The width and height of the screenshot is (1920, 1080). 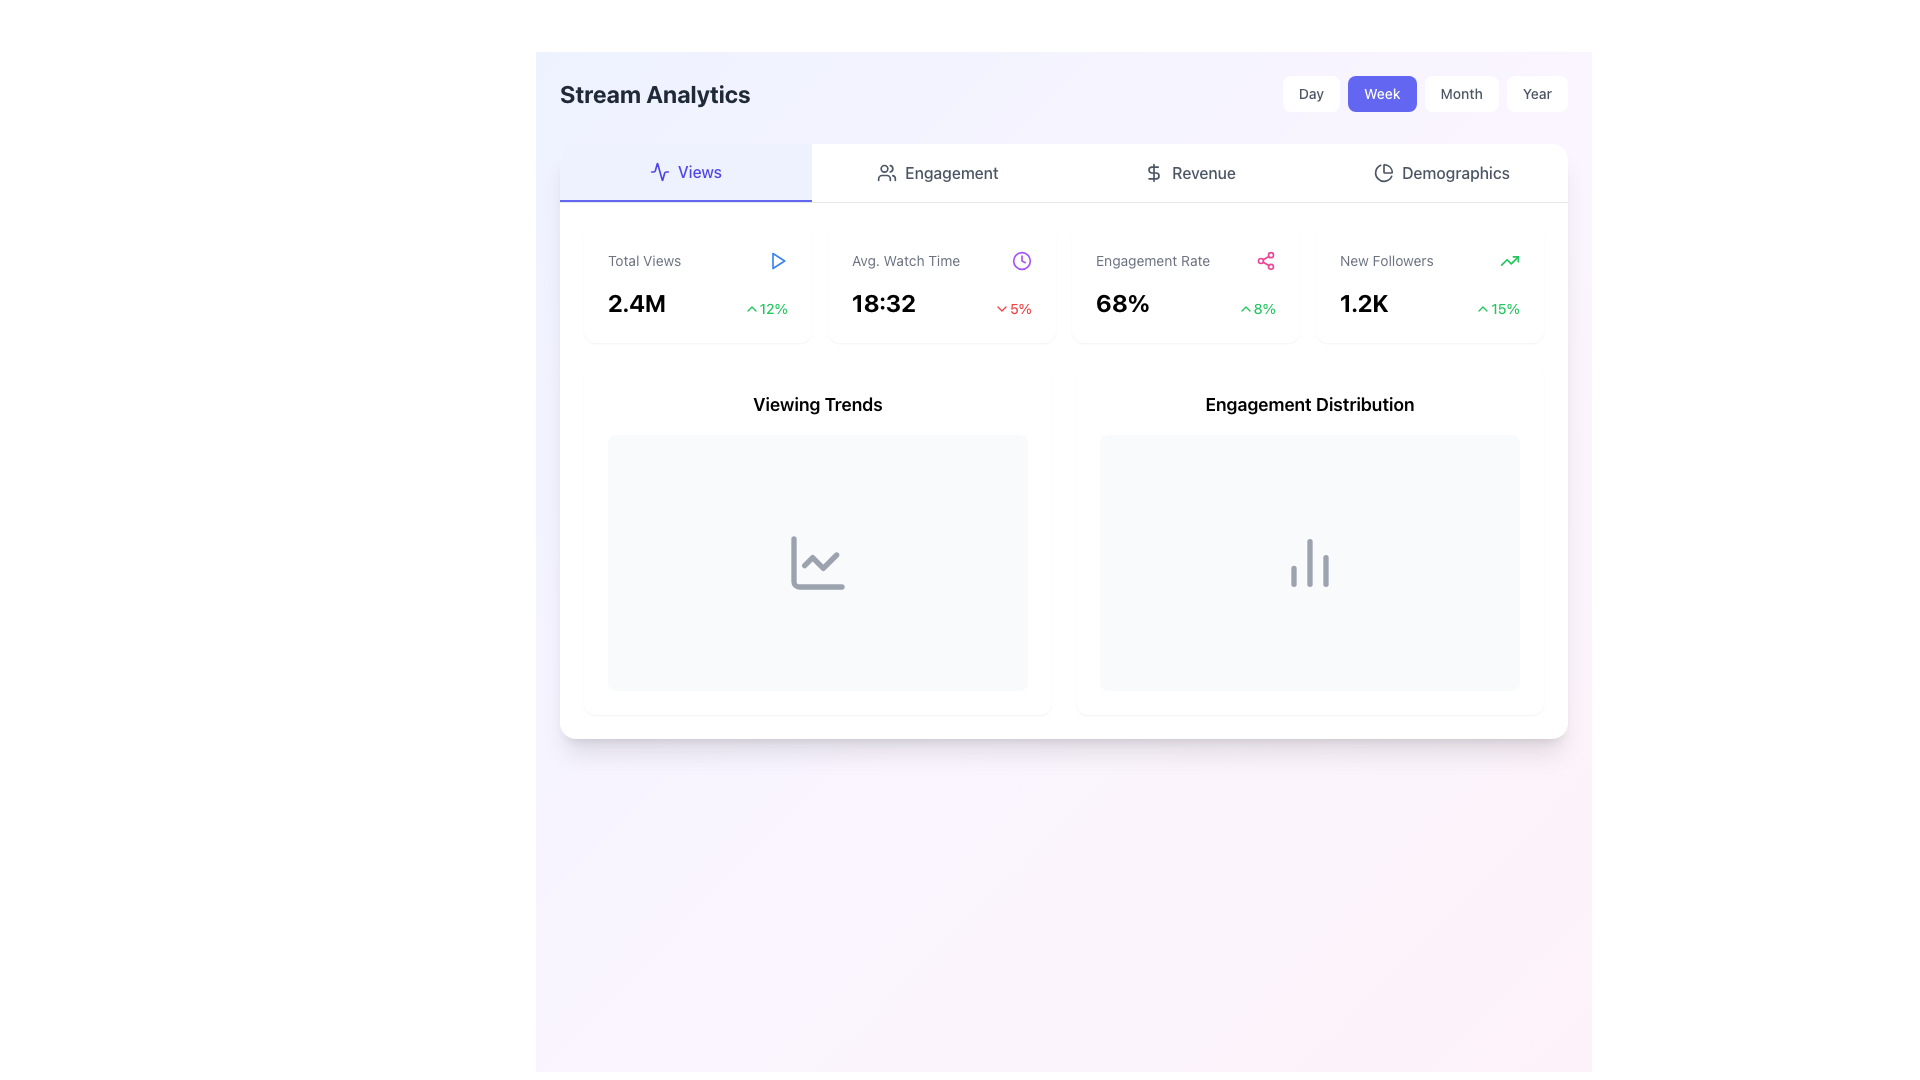 What do you see at coordinates (1381, 93) in the screenshot?
I see `the rectangular button with rounded corners and indigo background labeled 'Week'` at bounding box center [1381, 93].